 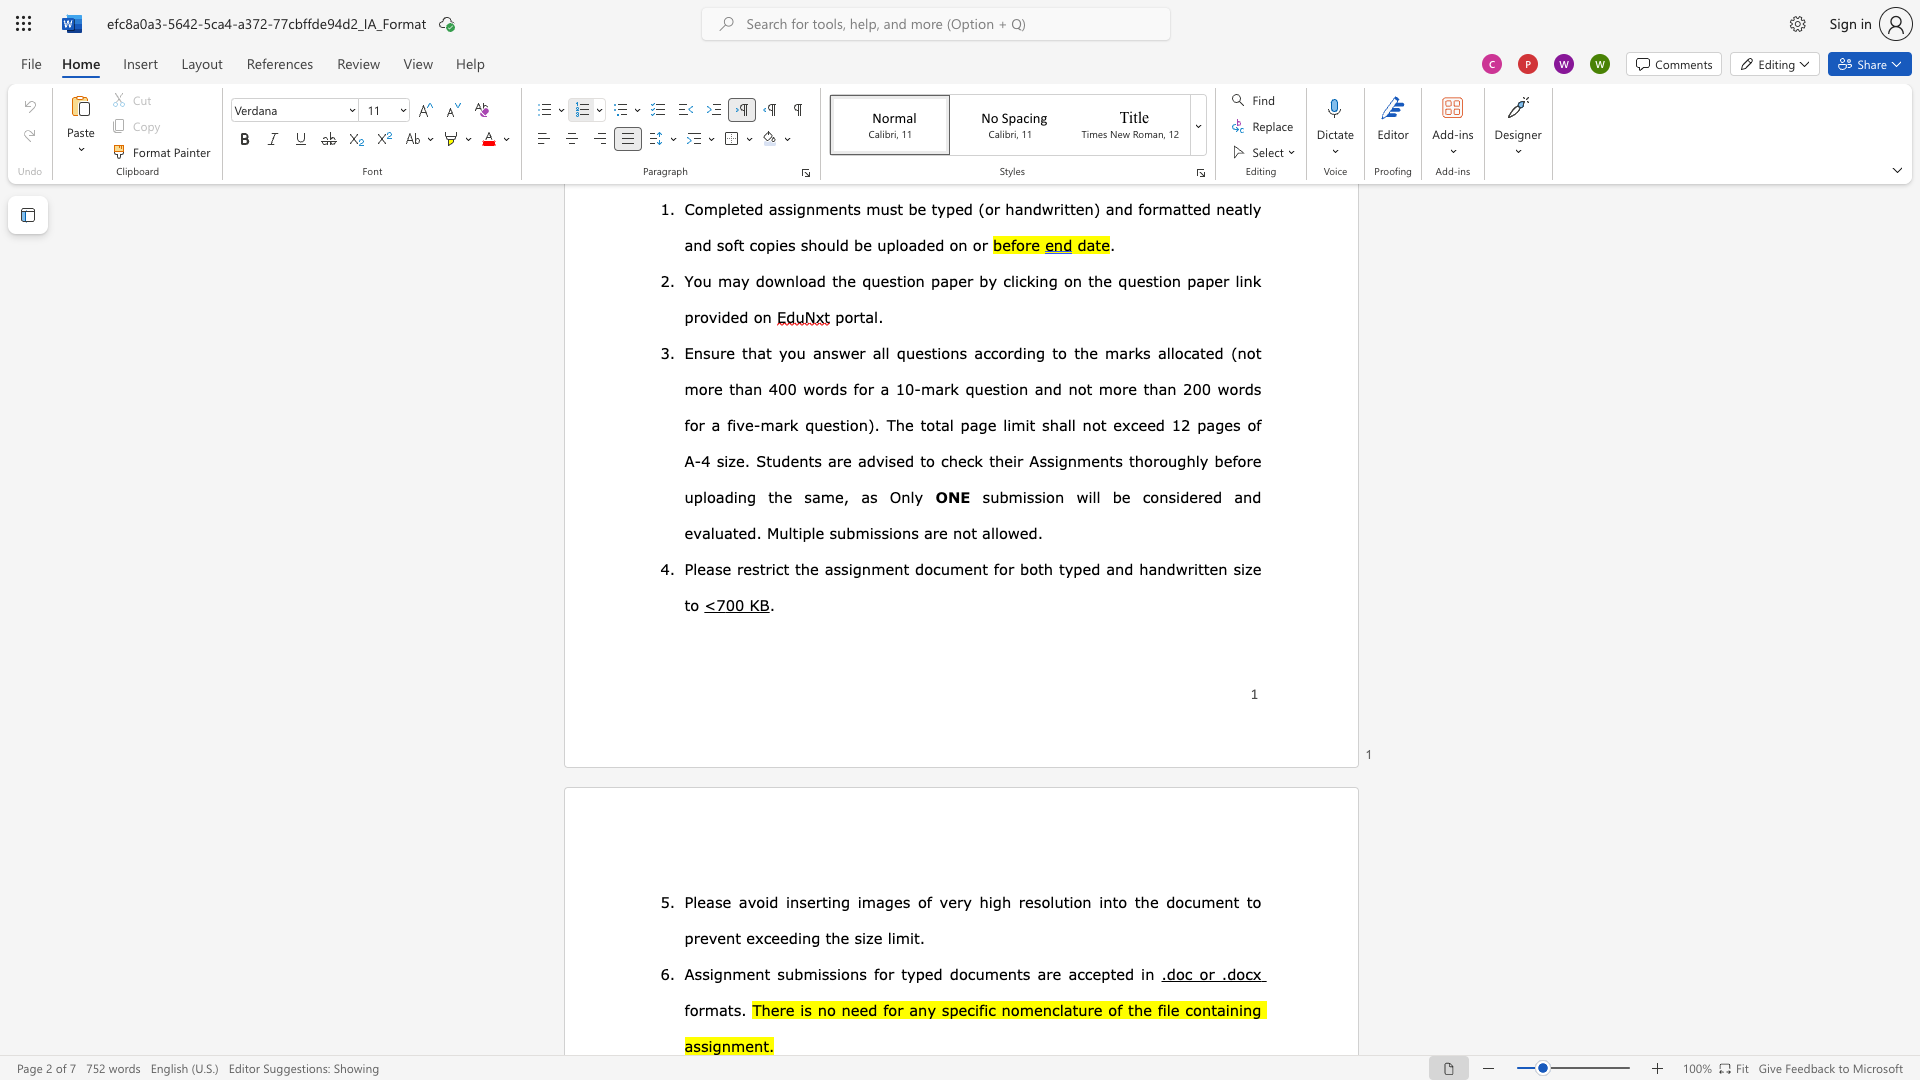 I want to click on the 1th character "g" in the text, so click(x=717, y=1044).